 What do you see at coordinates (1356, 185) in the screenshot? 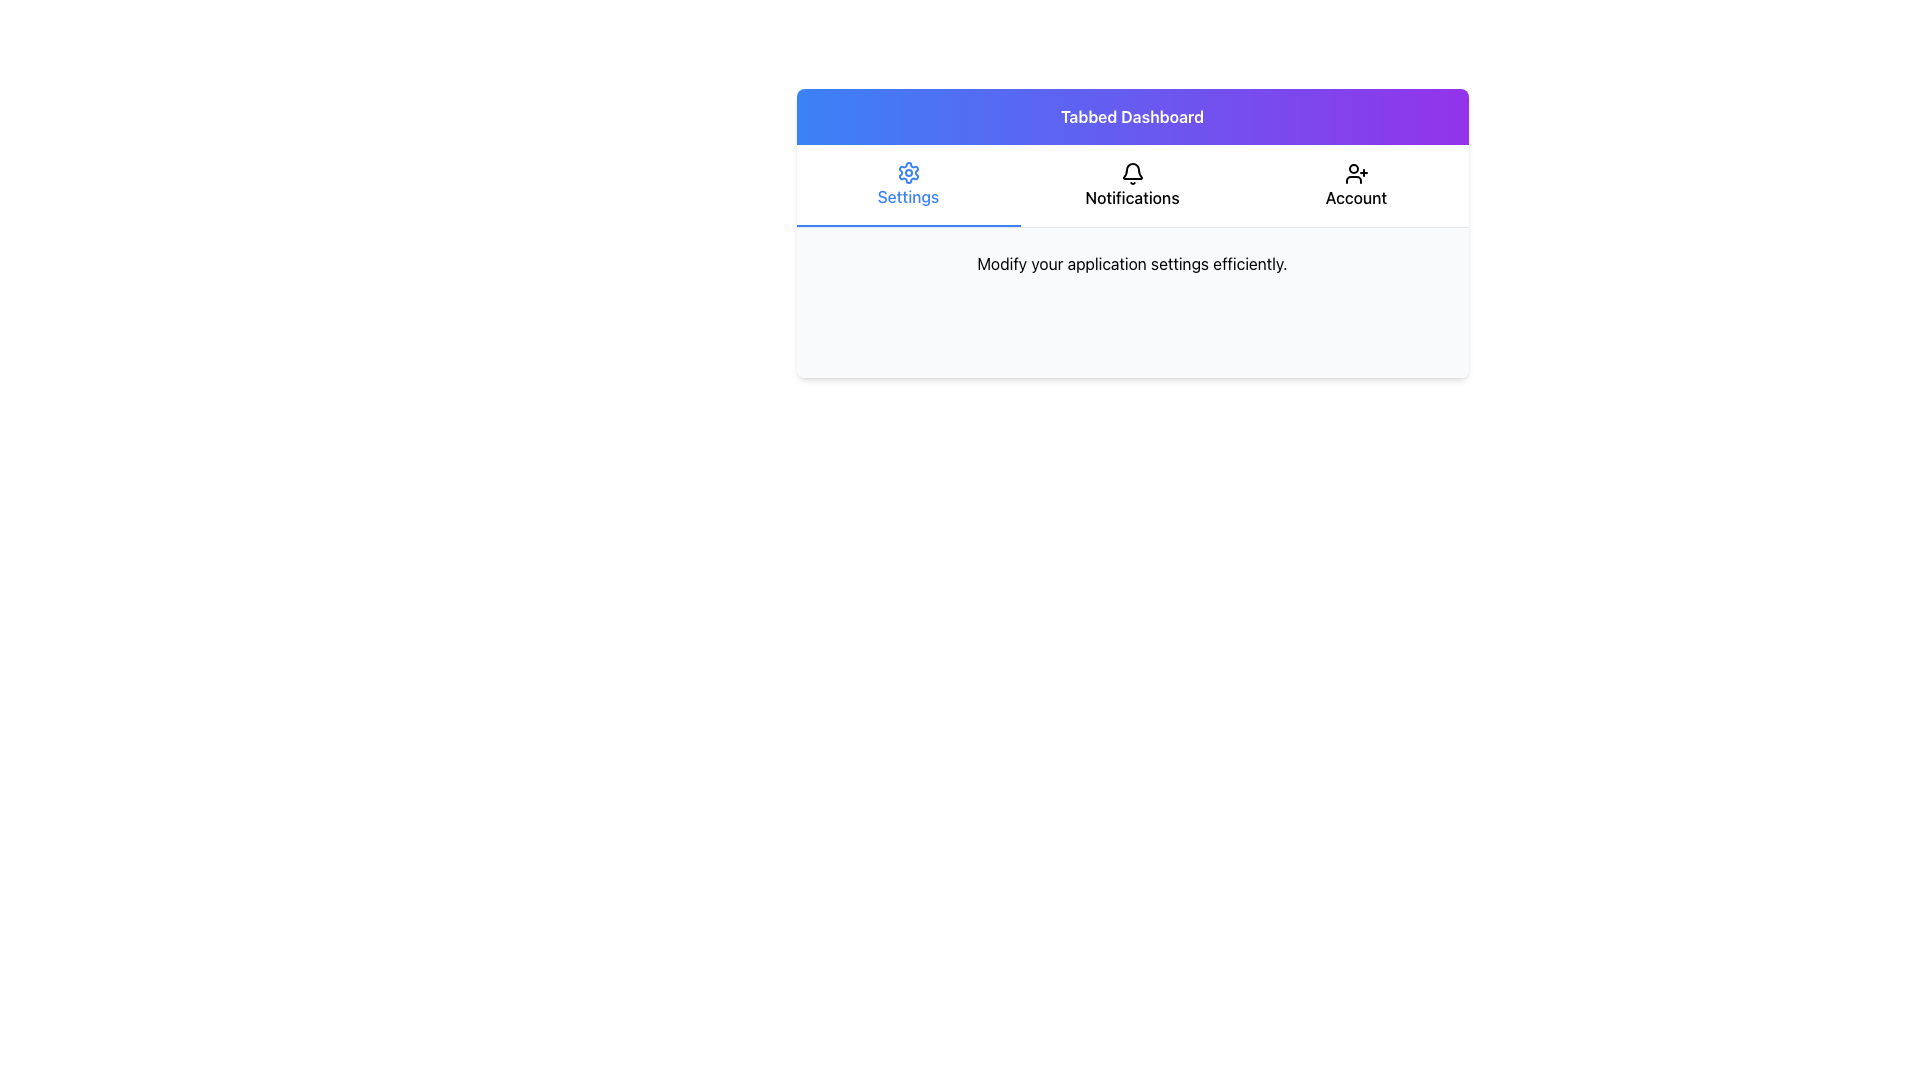
I see `the 'Account' button in the header tabbed interface` at bounding box center [1356, 185].